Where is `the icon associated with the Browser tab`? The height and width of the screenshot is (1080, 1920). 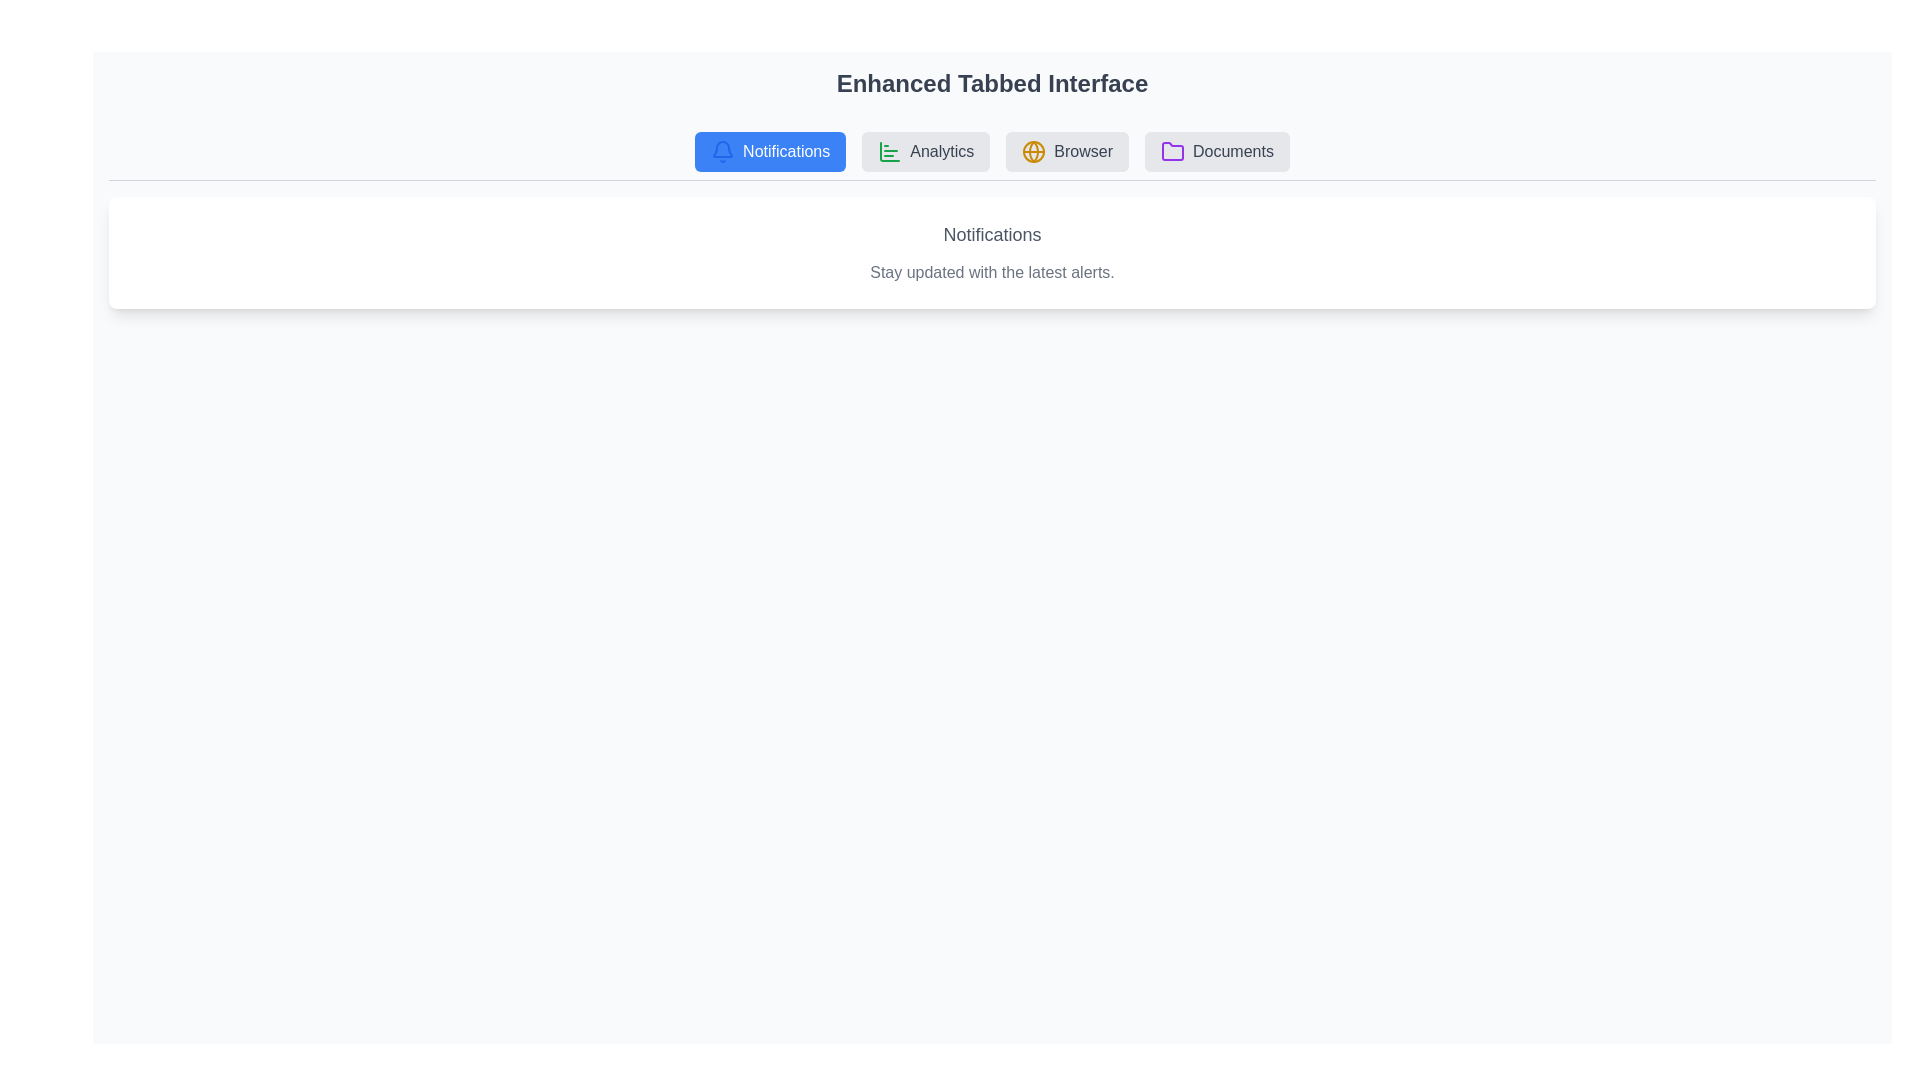
the icon associated with the Browser tab is located at coordinates (1033, 150).